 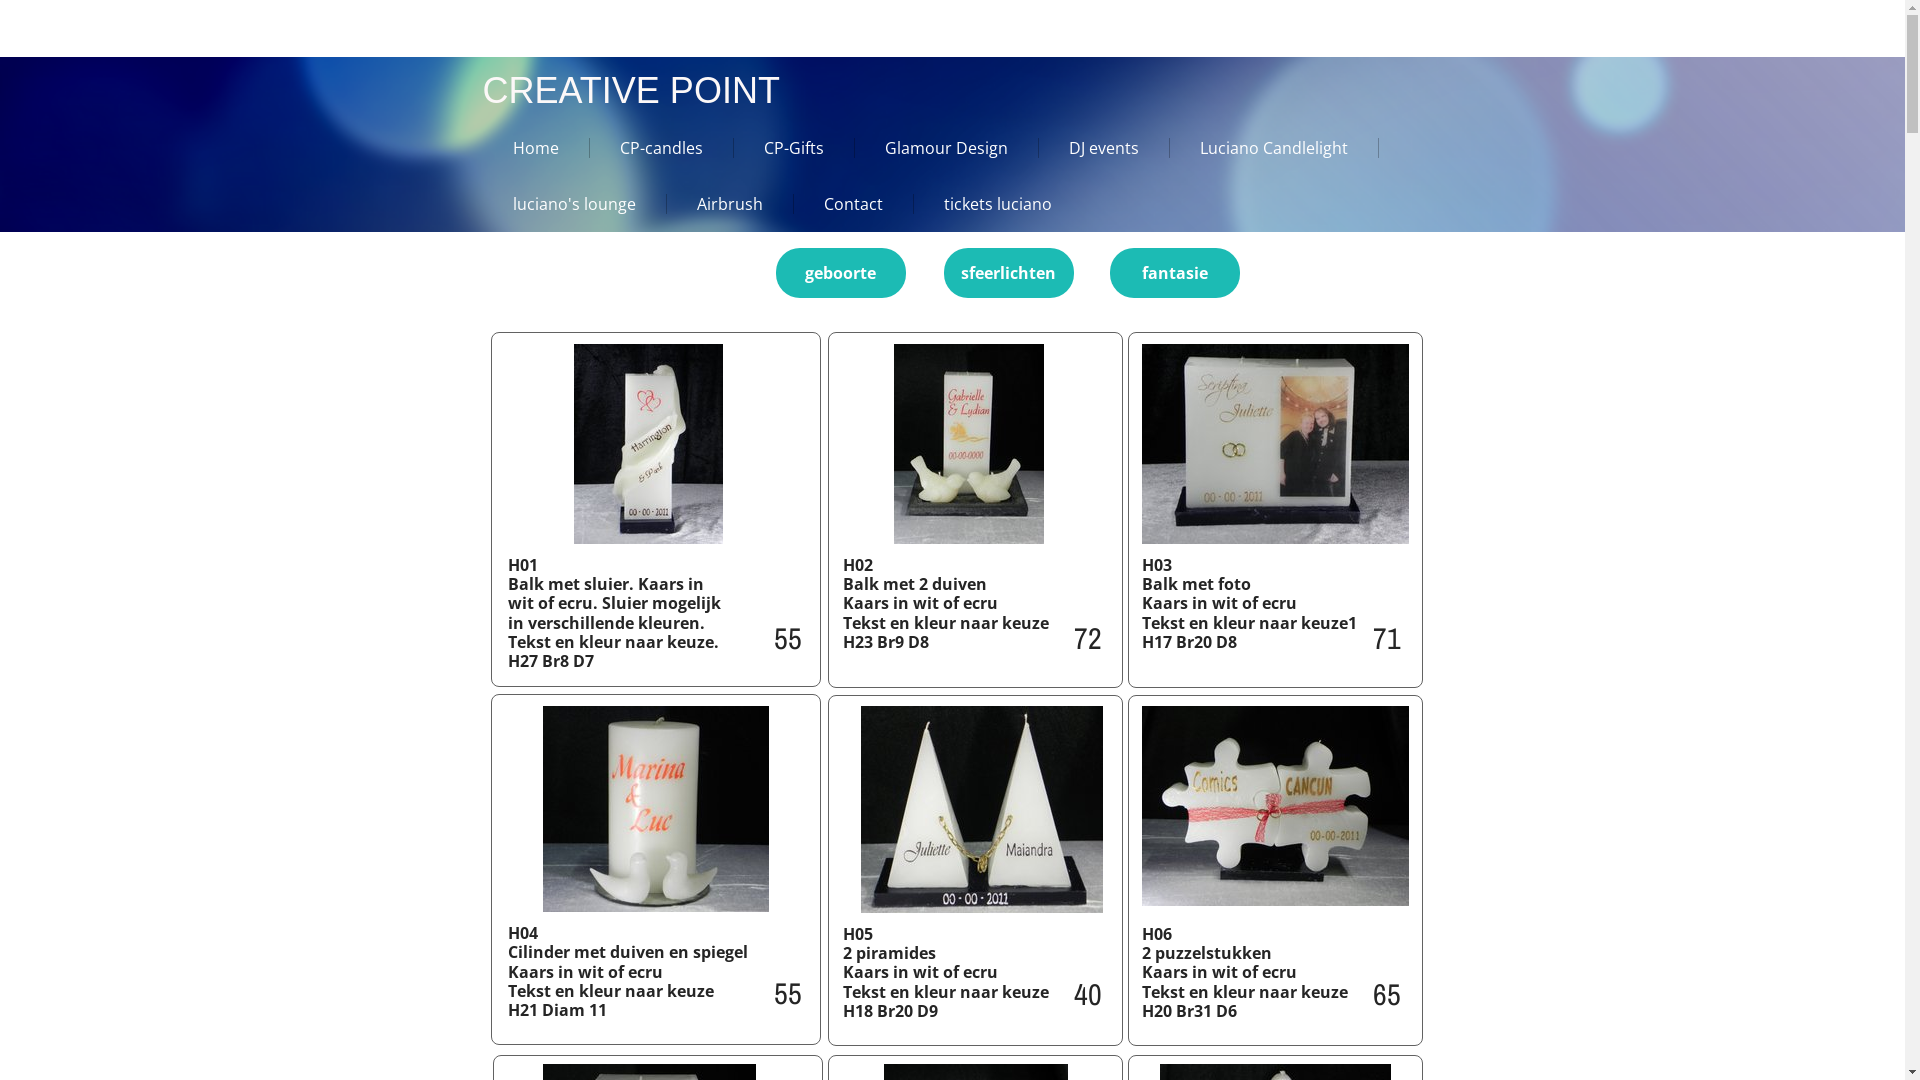 I want to click on 'luciano's lounge', so click(x=560, y=204).